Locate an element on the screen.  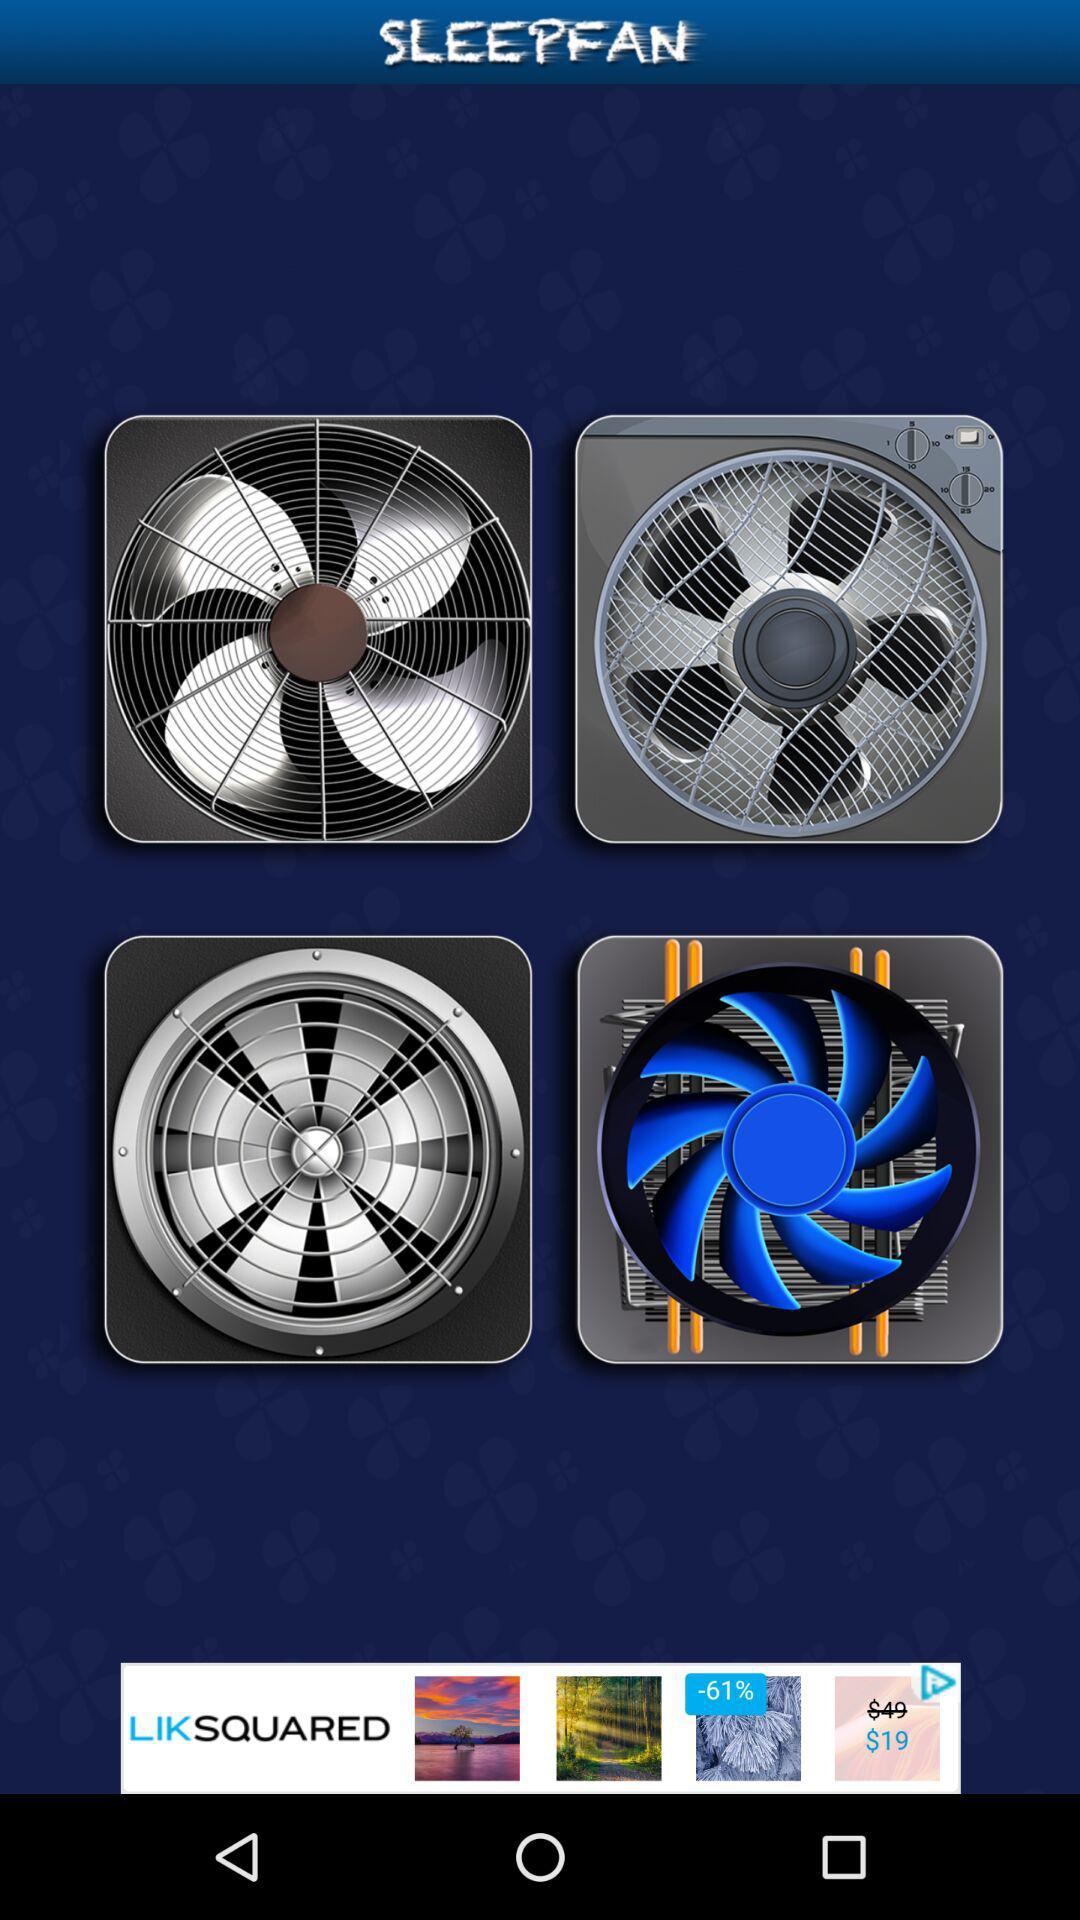
changes the rate and sound of the fan blowing is located at coordinates (774, 1157).